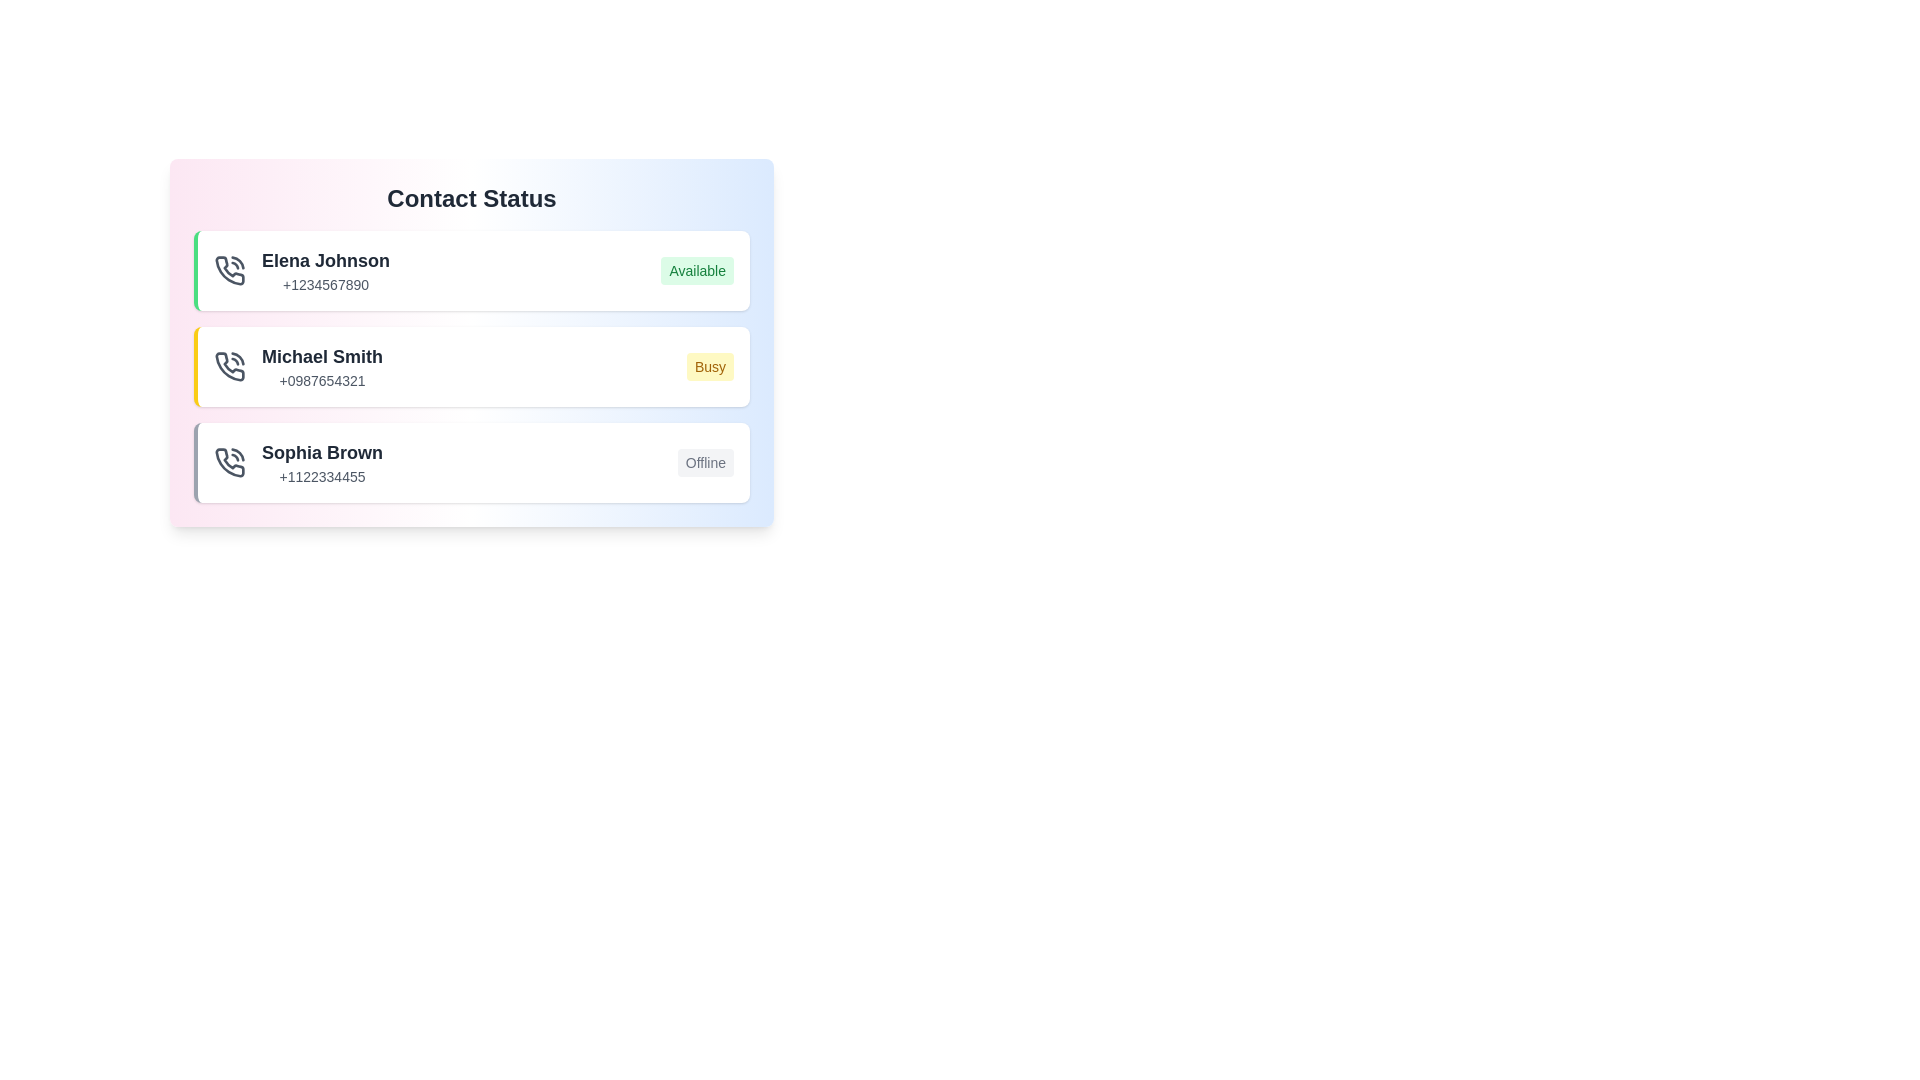  Describe the element at coordinates (321, 356) in the screenshot. I see `the name of the contact Michael Smith to view their details` at that location.